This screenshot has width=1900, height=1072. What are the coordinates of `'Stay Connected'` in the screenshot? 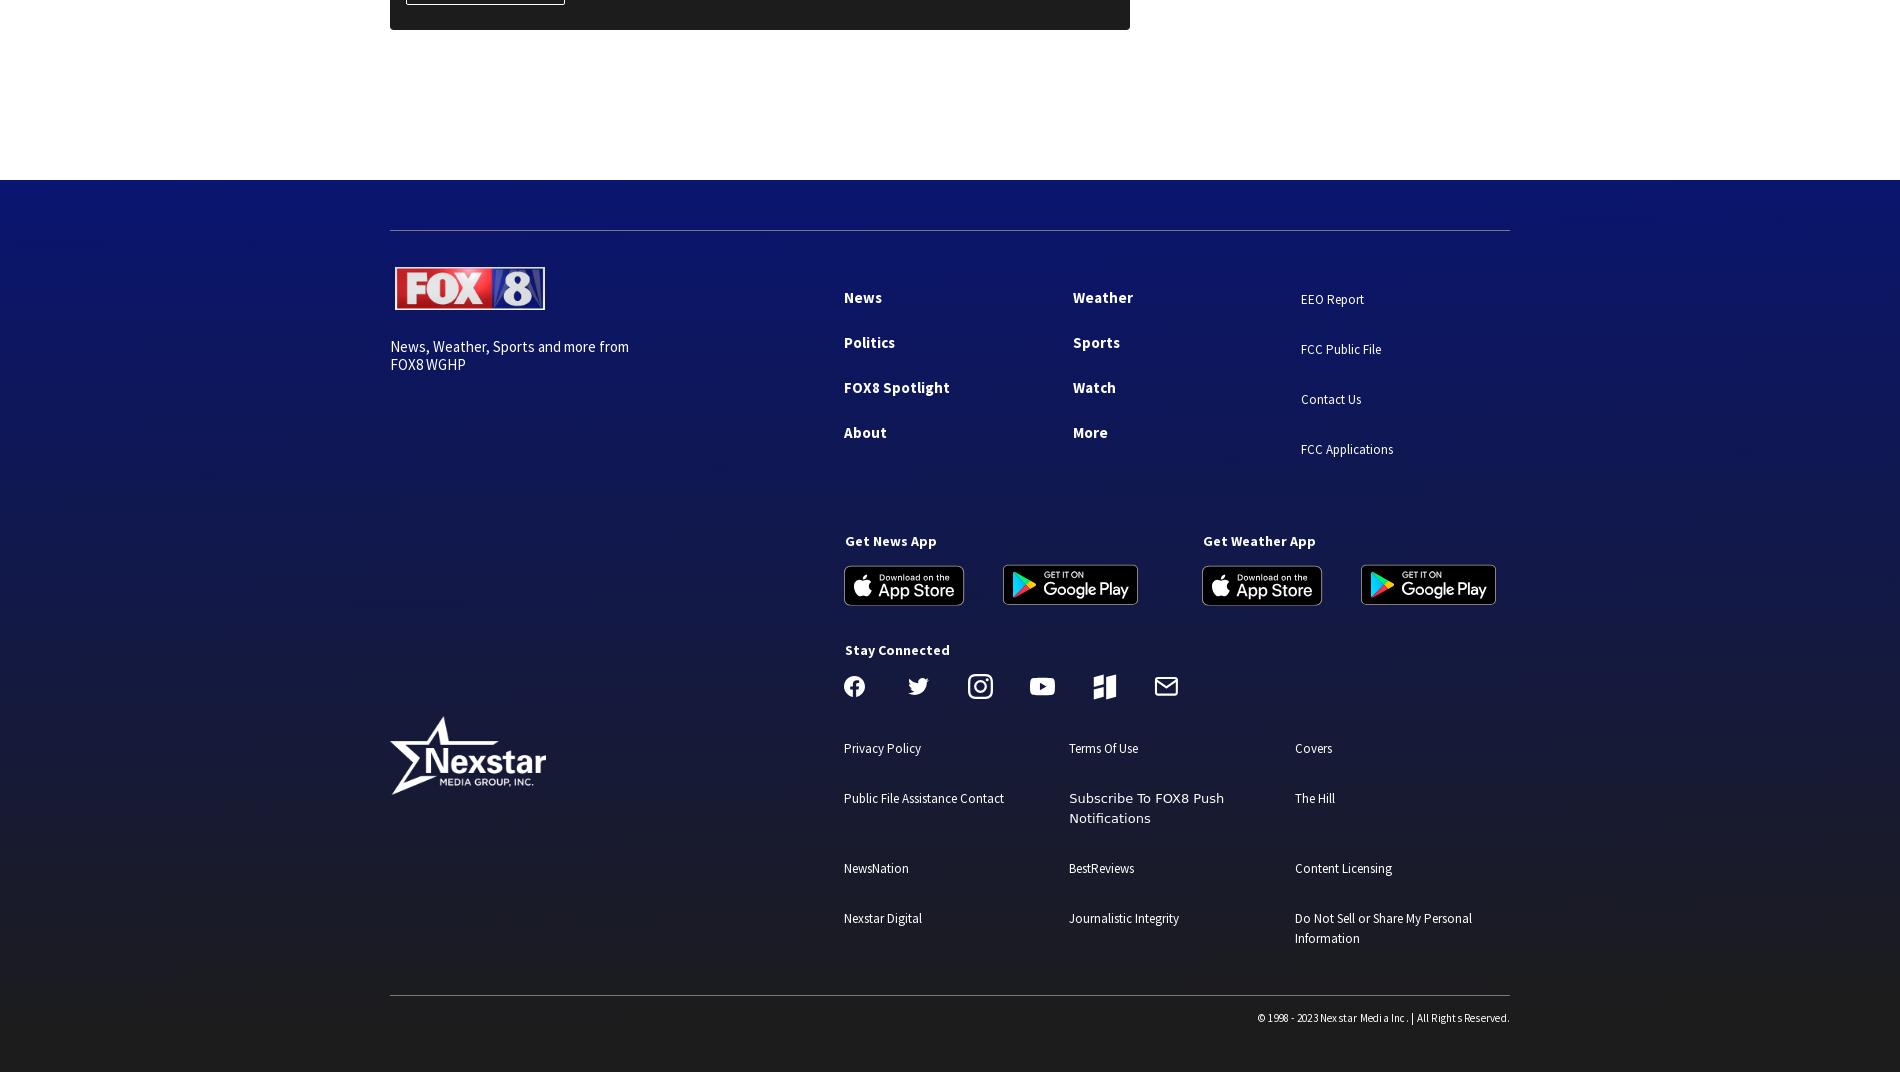 It's located at (896, 648).